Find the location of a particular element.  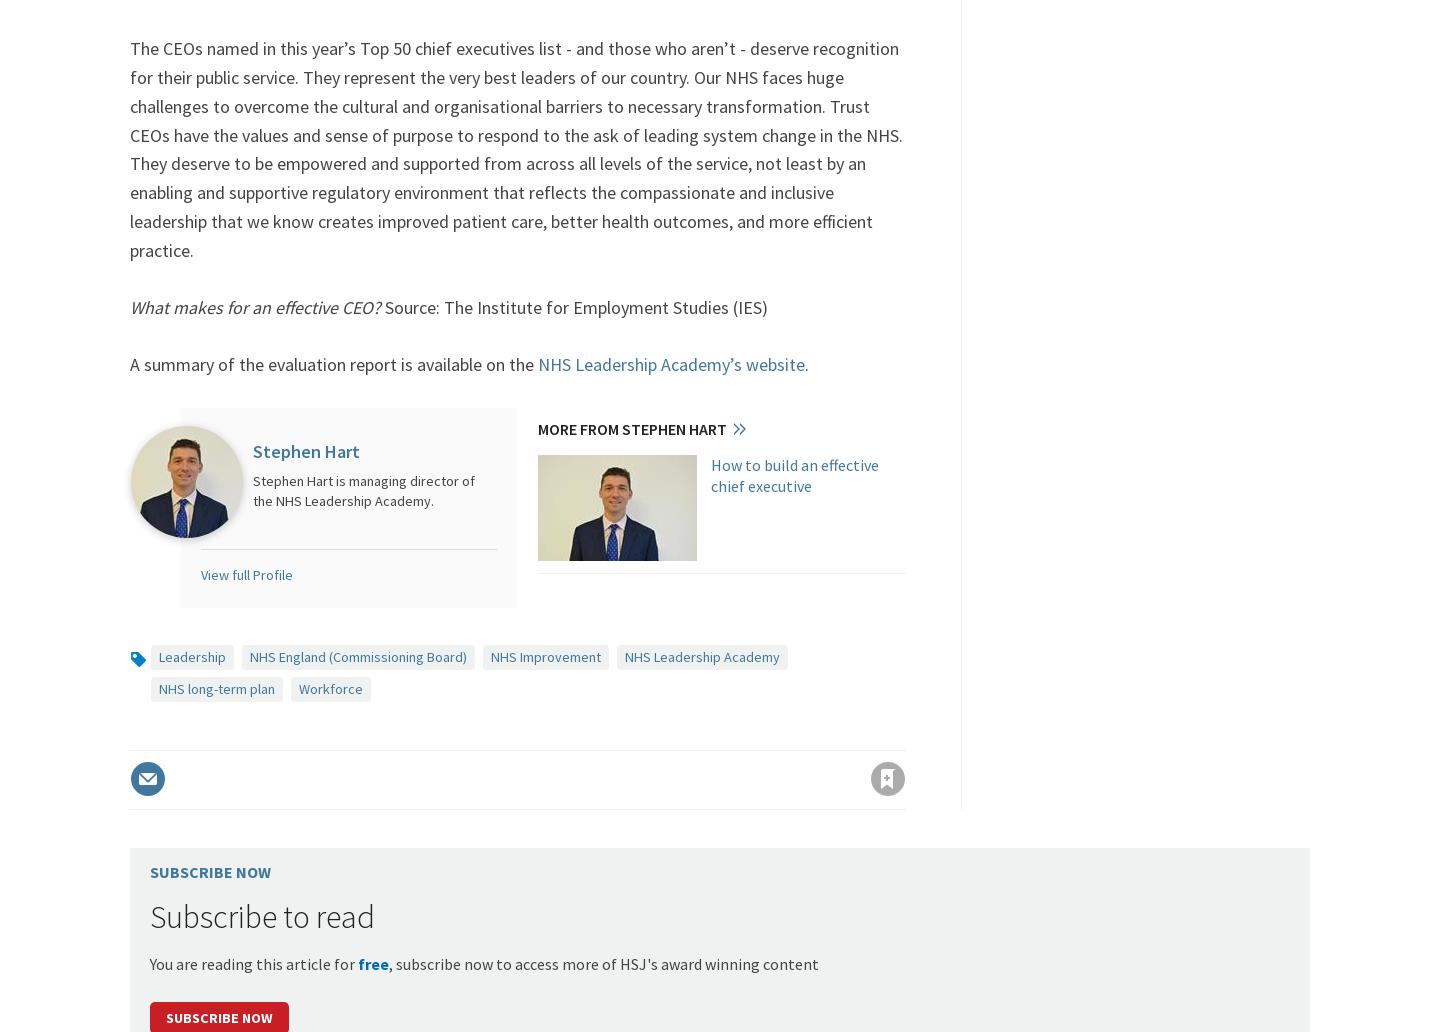

'You are reading this article for' is located at coordinates (253, 962).